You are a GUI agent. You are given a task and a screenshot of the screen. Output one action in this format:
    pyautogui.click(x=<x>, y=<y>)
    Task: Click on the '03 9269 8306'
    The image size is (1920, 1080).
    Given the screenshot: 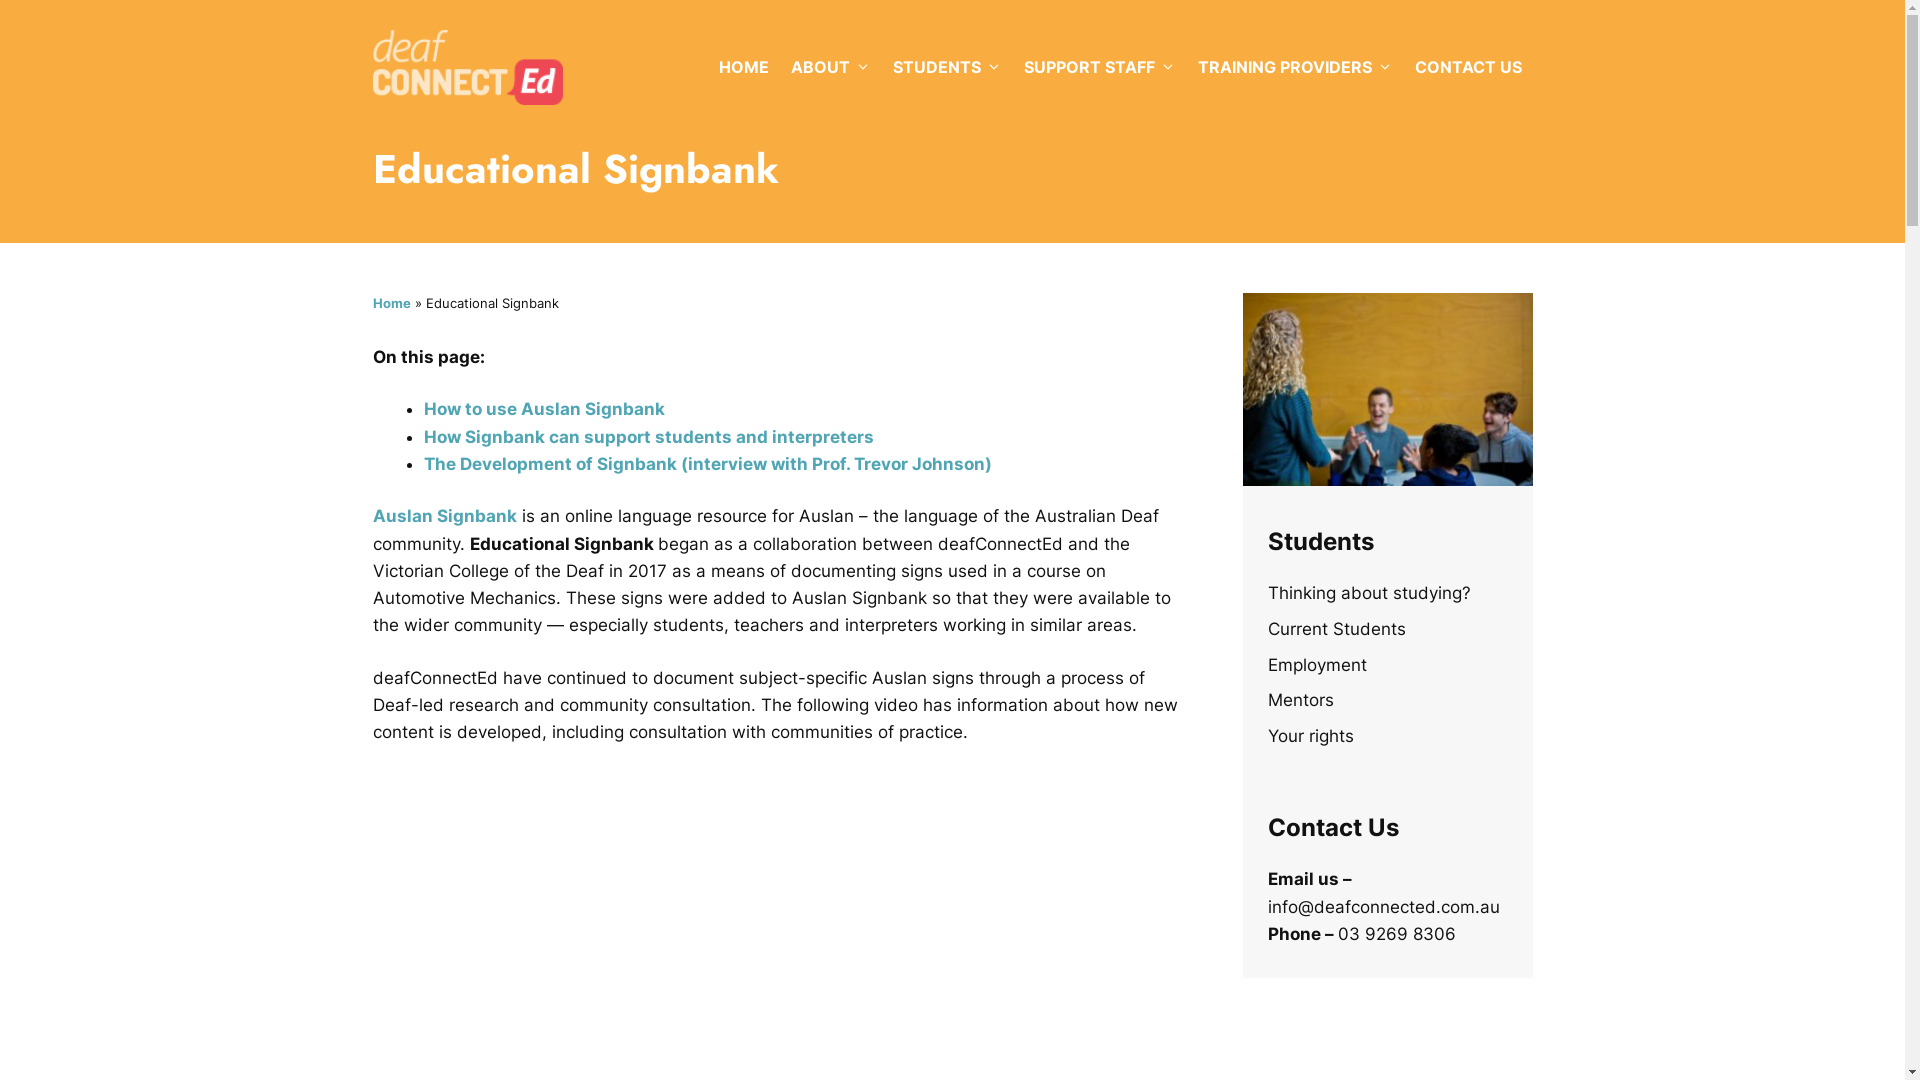 What is the action you would take?
    pyautogui.click(x=1338, y=933)
    